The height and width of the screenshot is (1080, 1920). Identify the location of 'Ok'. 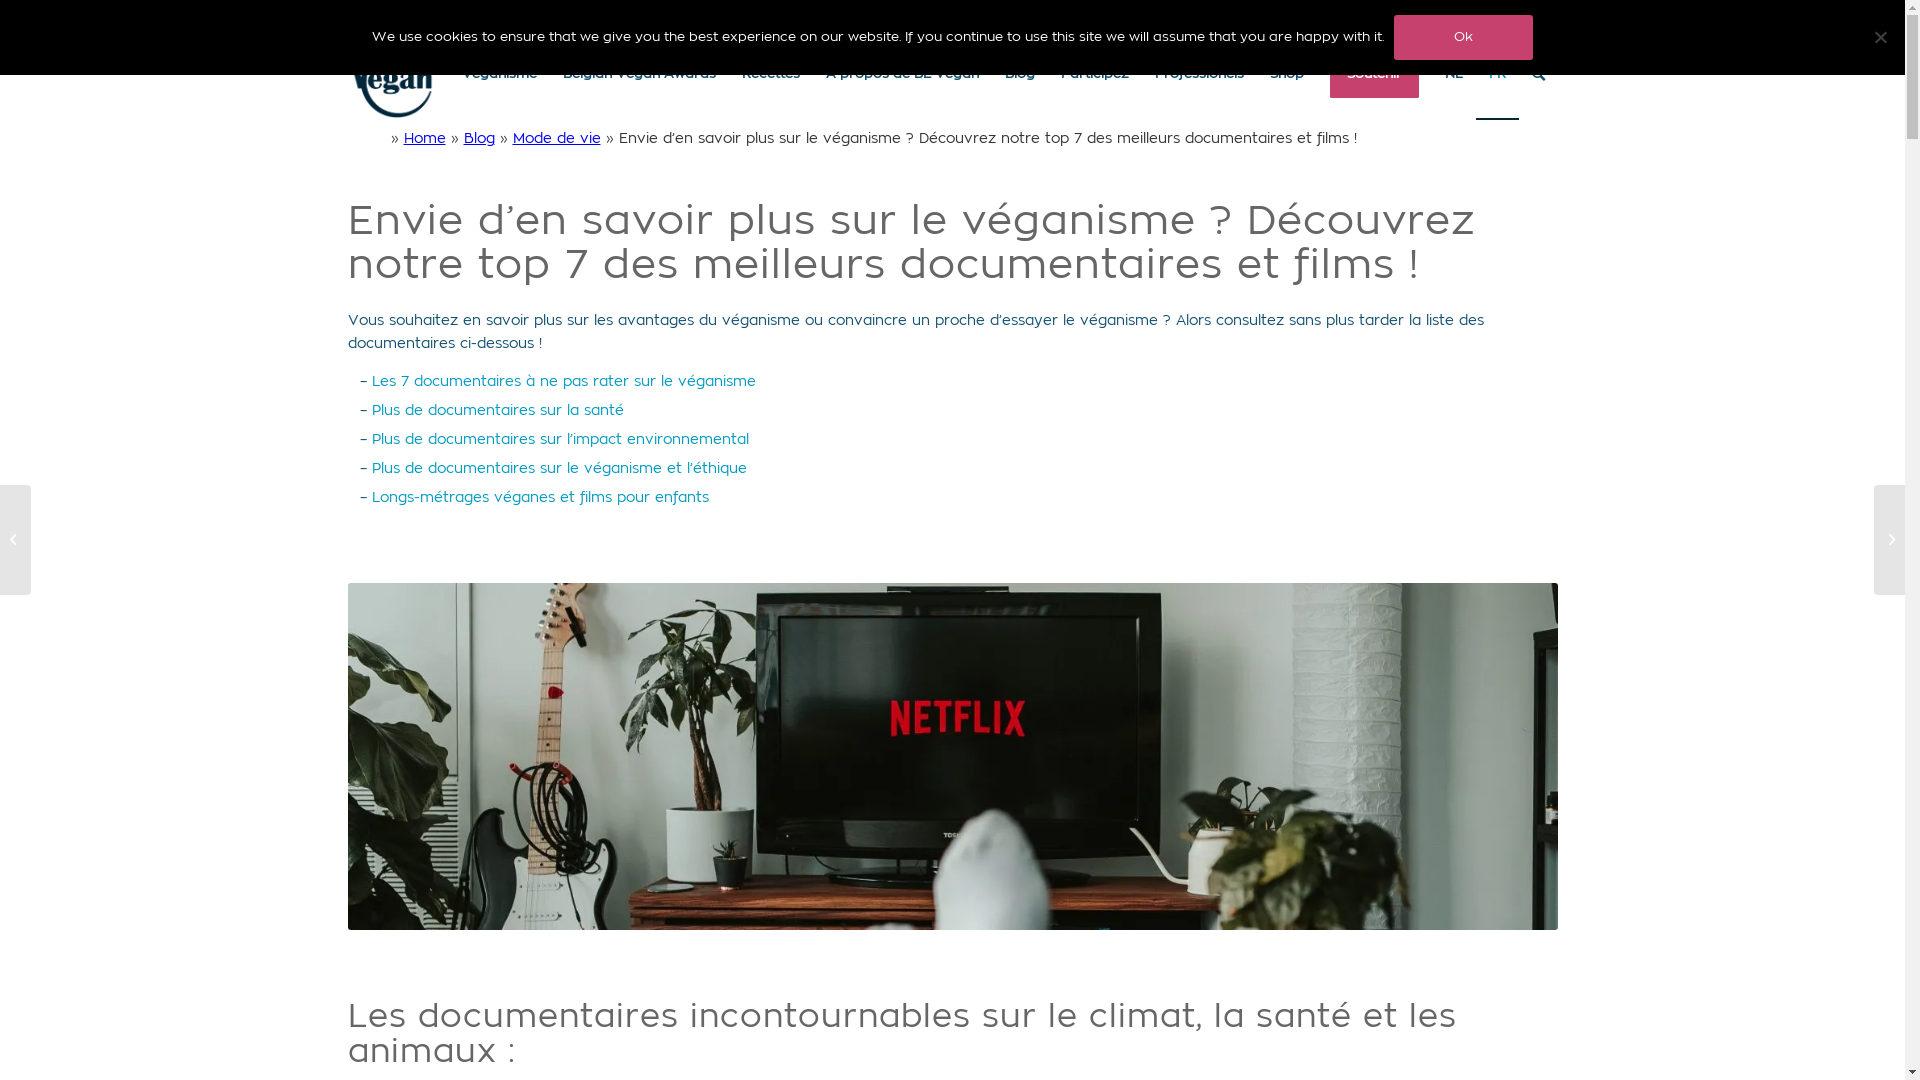
(1463, 37).